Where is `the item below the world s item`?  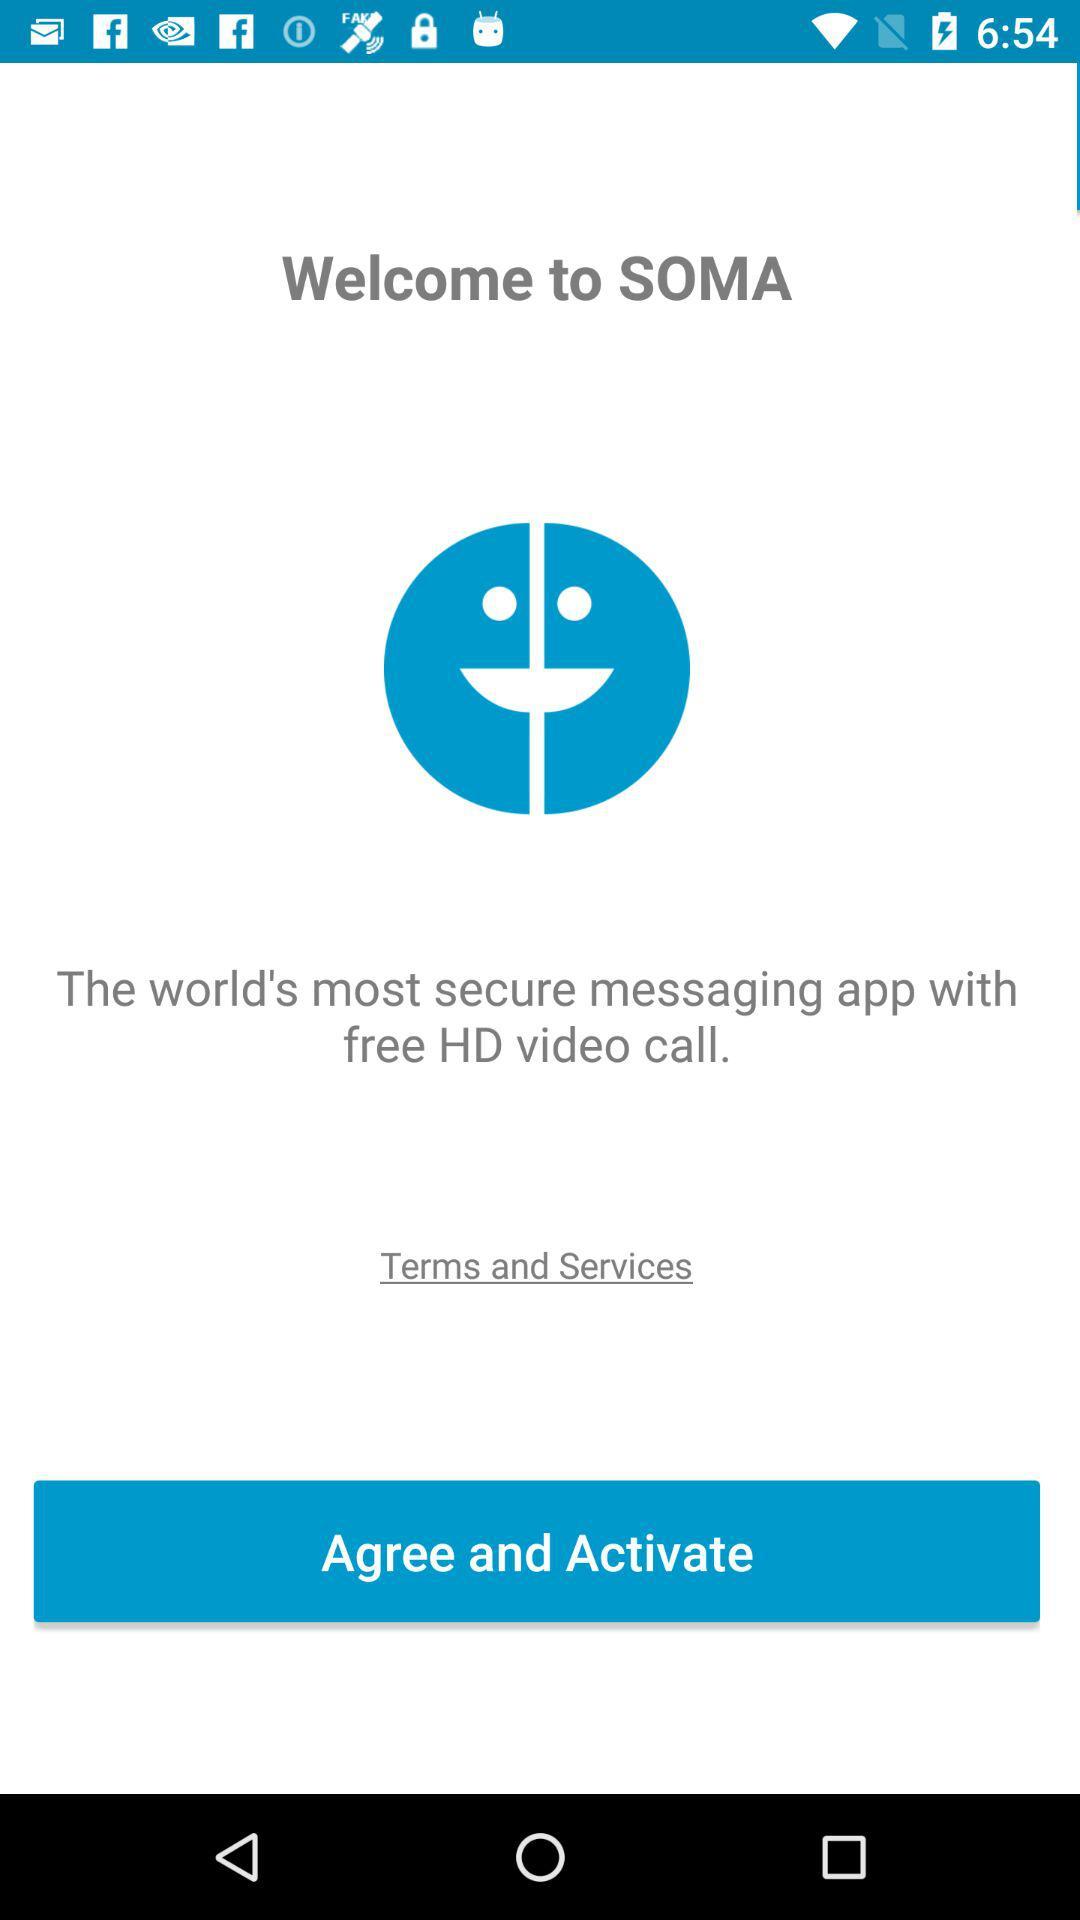 the item below the world s item is located at coordinates (538, 1263).